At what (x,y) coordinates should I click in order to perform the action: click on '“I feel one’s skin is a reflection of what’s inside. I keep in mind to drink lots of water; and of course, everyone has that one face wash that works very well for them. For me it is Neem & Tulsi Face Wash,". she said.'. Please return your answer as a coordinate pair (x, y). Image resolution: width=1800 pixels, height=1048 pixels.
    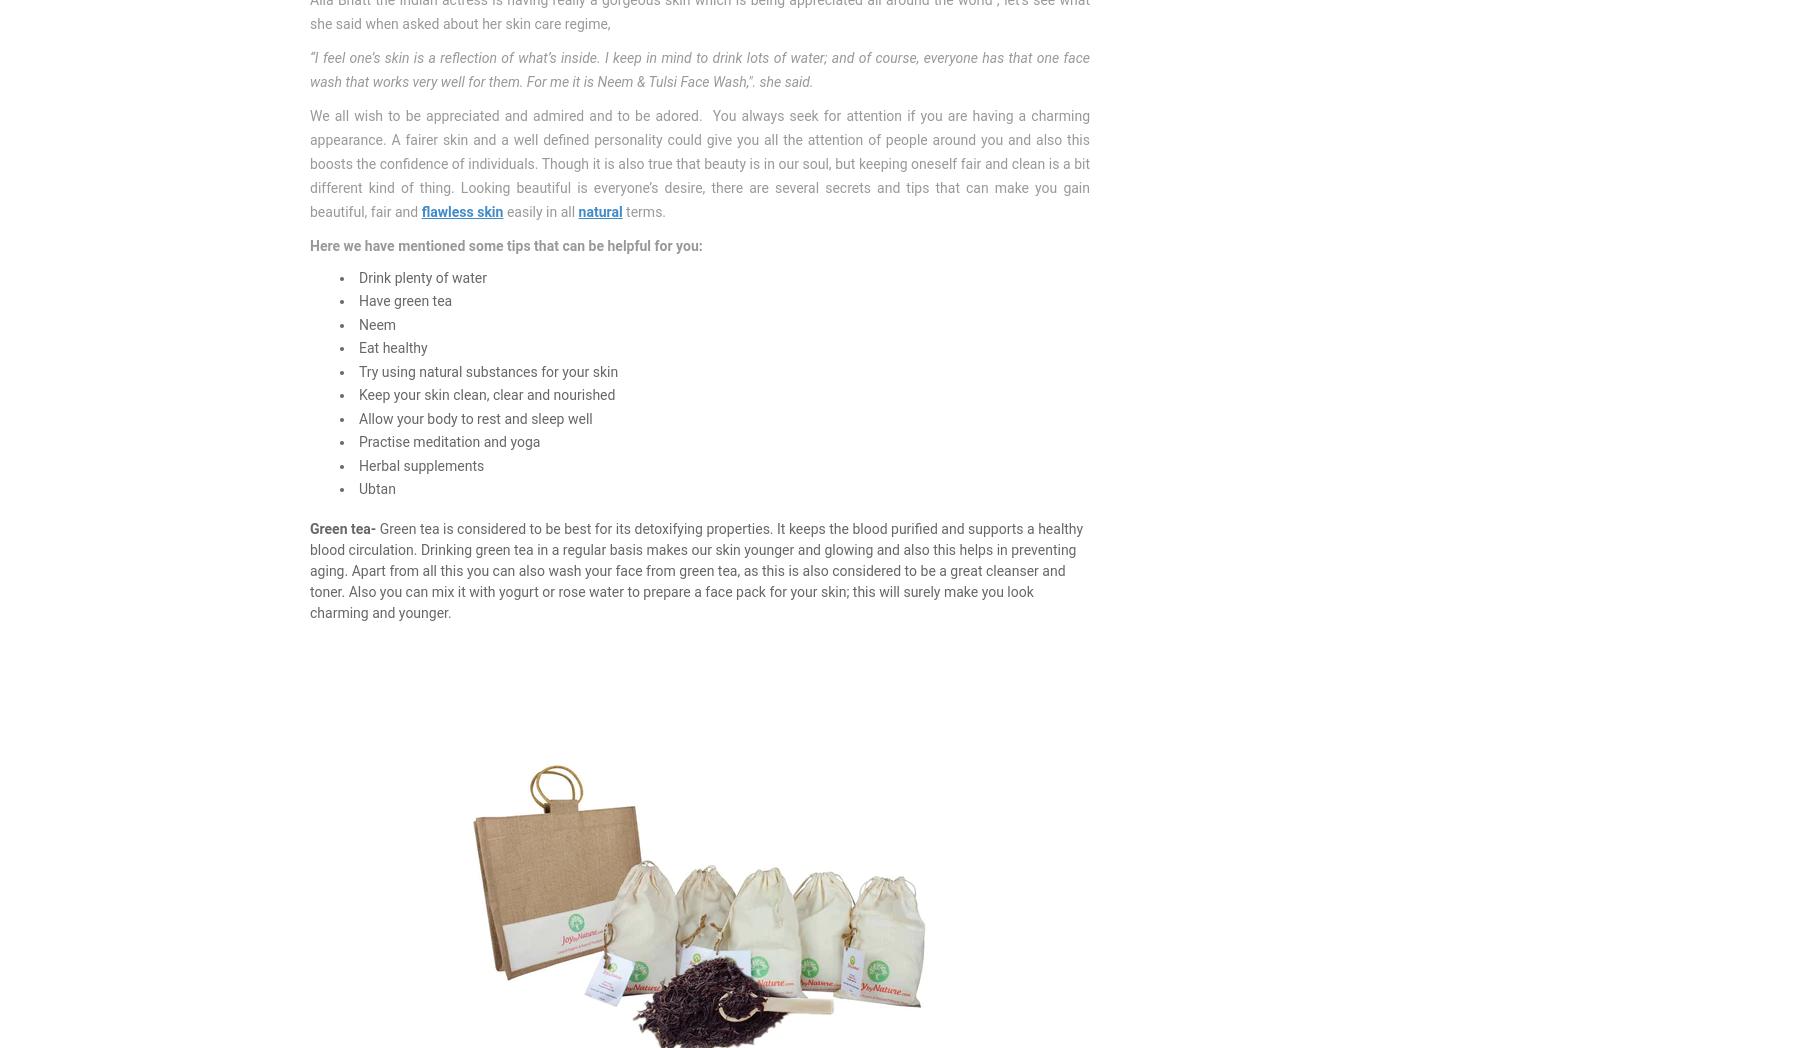
    Looking at the image, I should click on (699, 68).